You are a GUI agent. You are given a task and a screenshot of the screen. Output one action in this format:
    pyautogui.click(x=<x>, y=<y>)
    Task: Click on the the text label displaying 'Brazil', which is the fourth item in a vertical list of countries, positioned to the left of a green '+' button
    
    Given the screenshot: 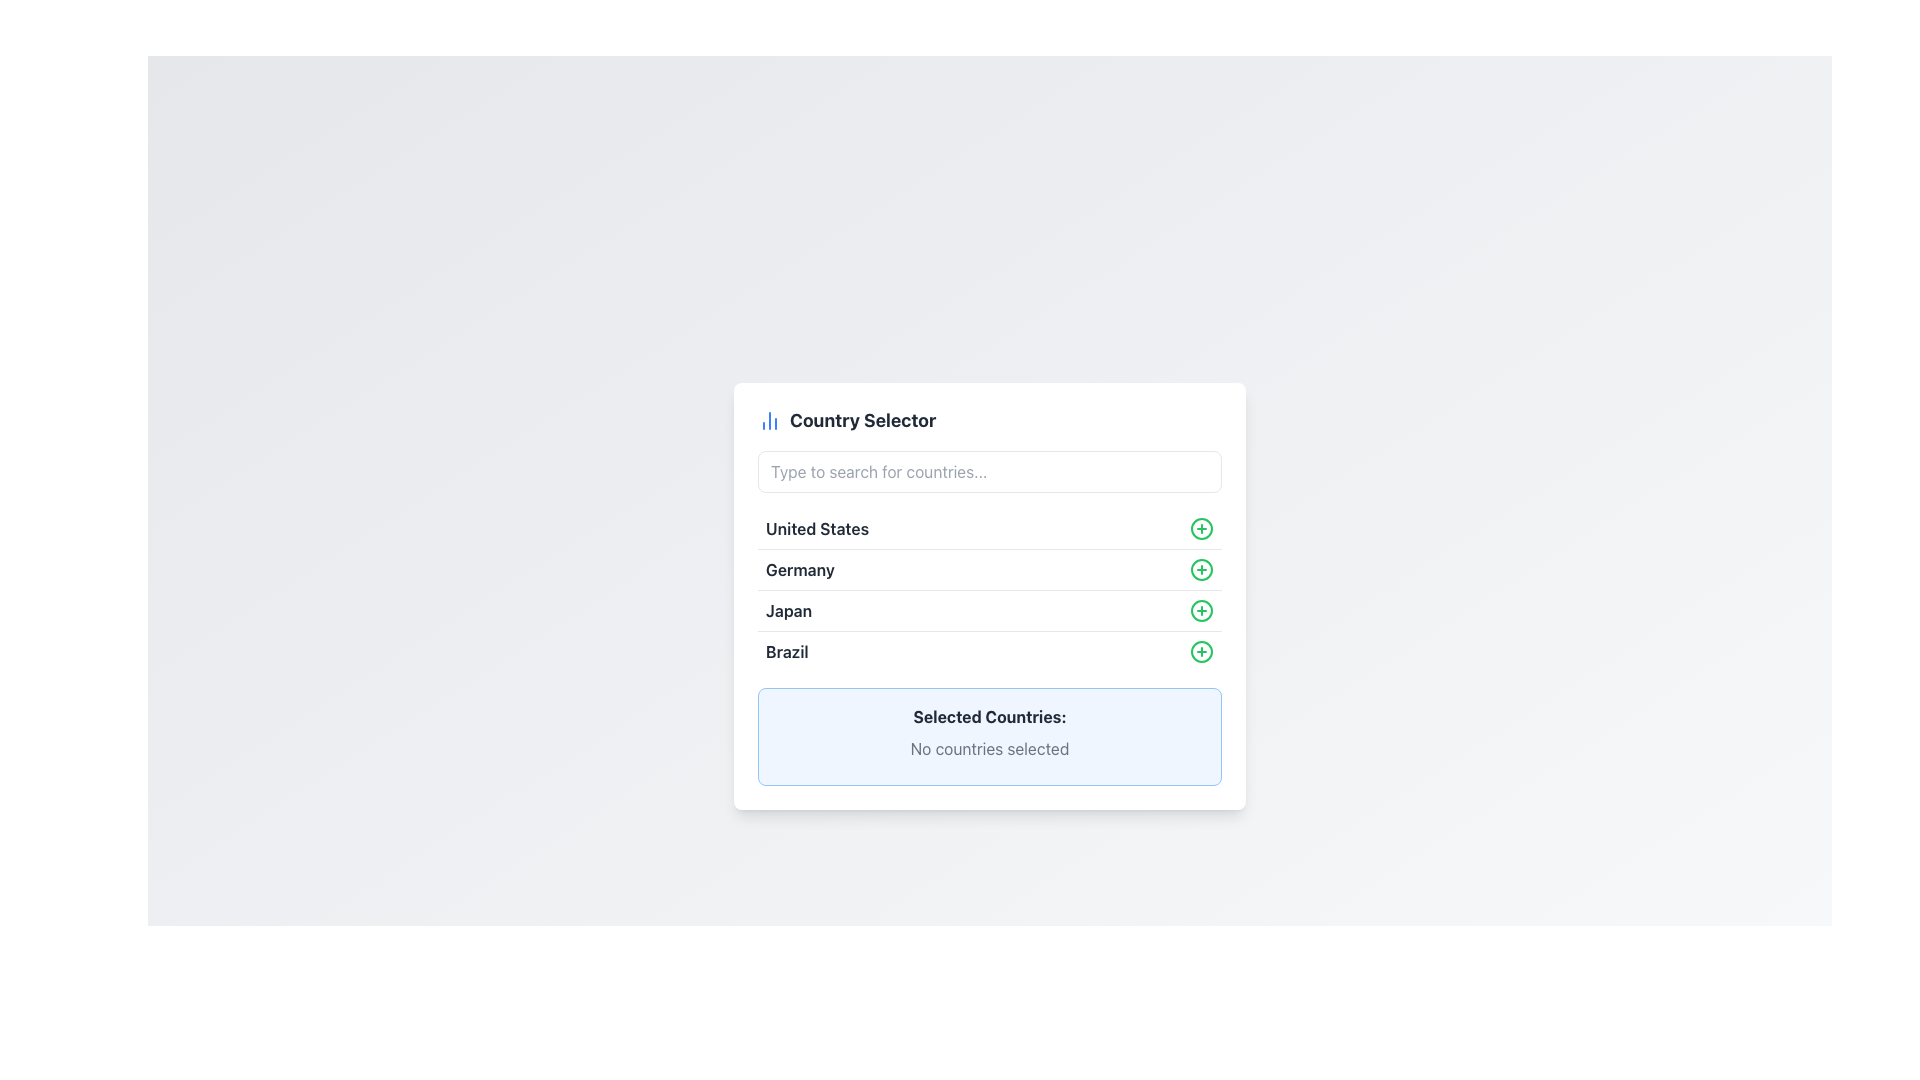 What is the action you would take?
    pyautogui.click(x=786, y=651)
    